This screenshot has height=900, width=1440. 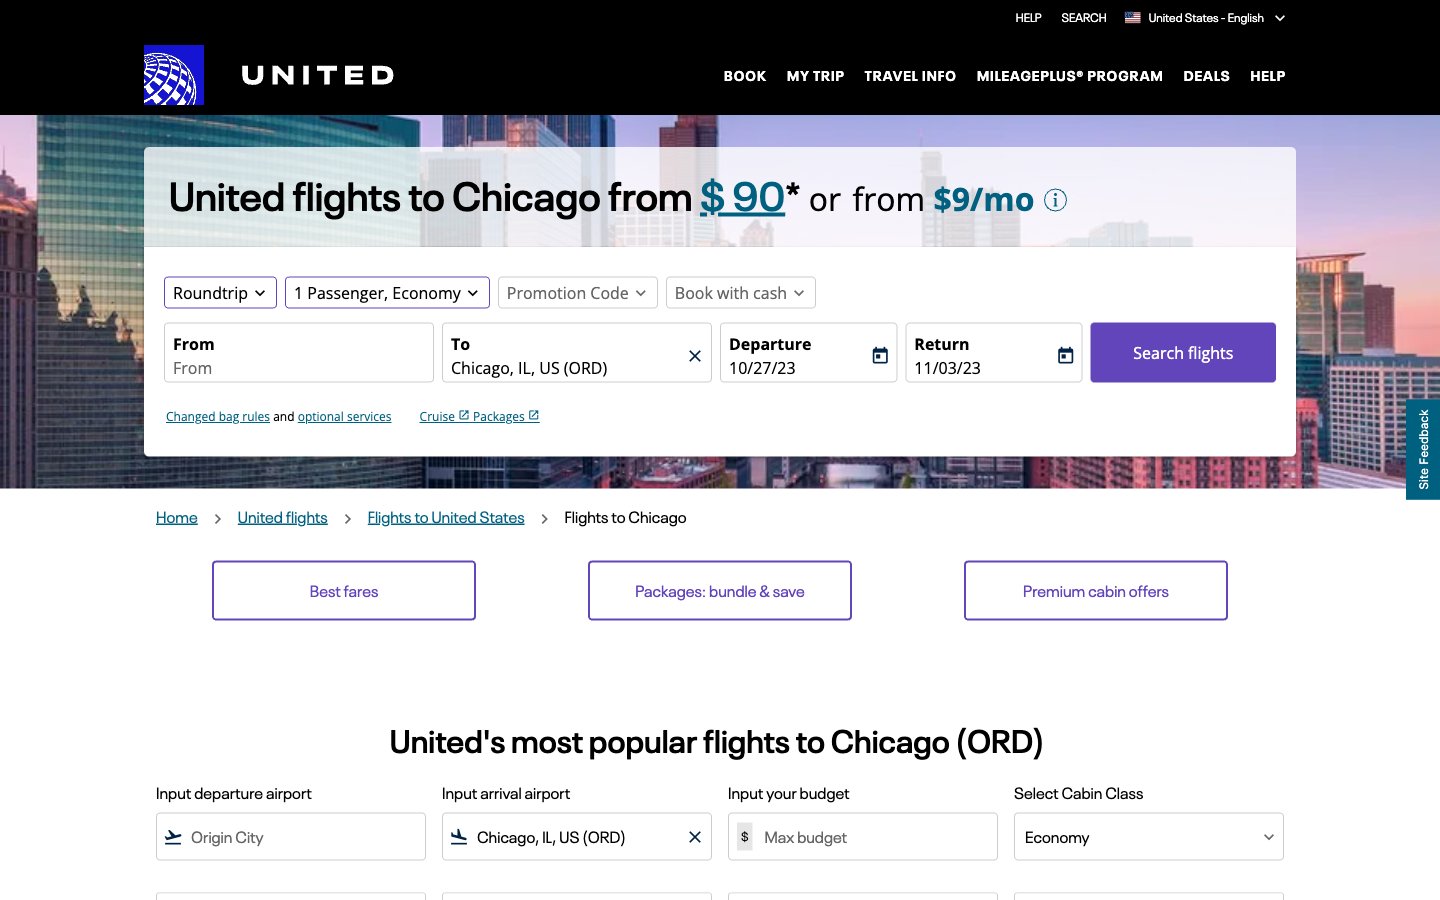 I want to click on Redirect to my trip, so click(x=816, y=73).